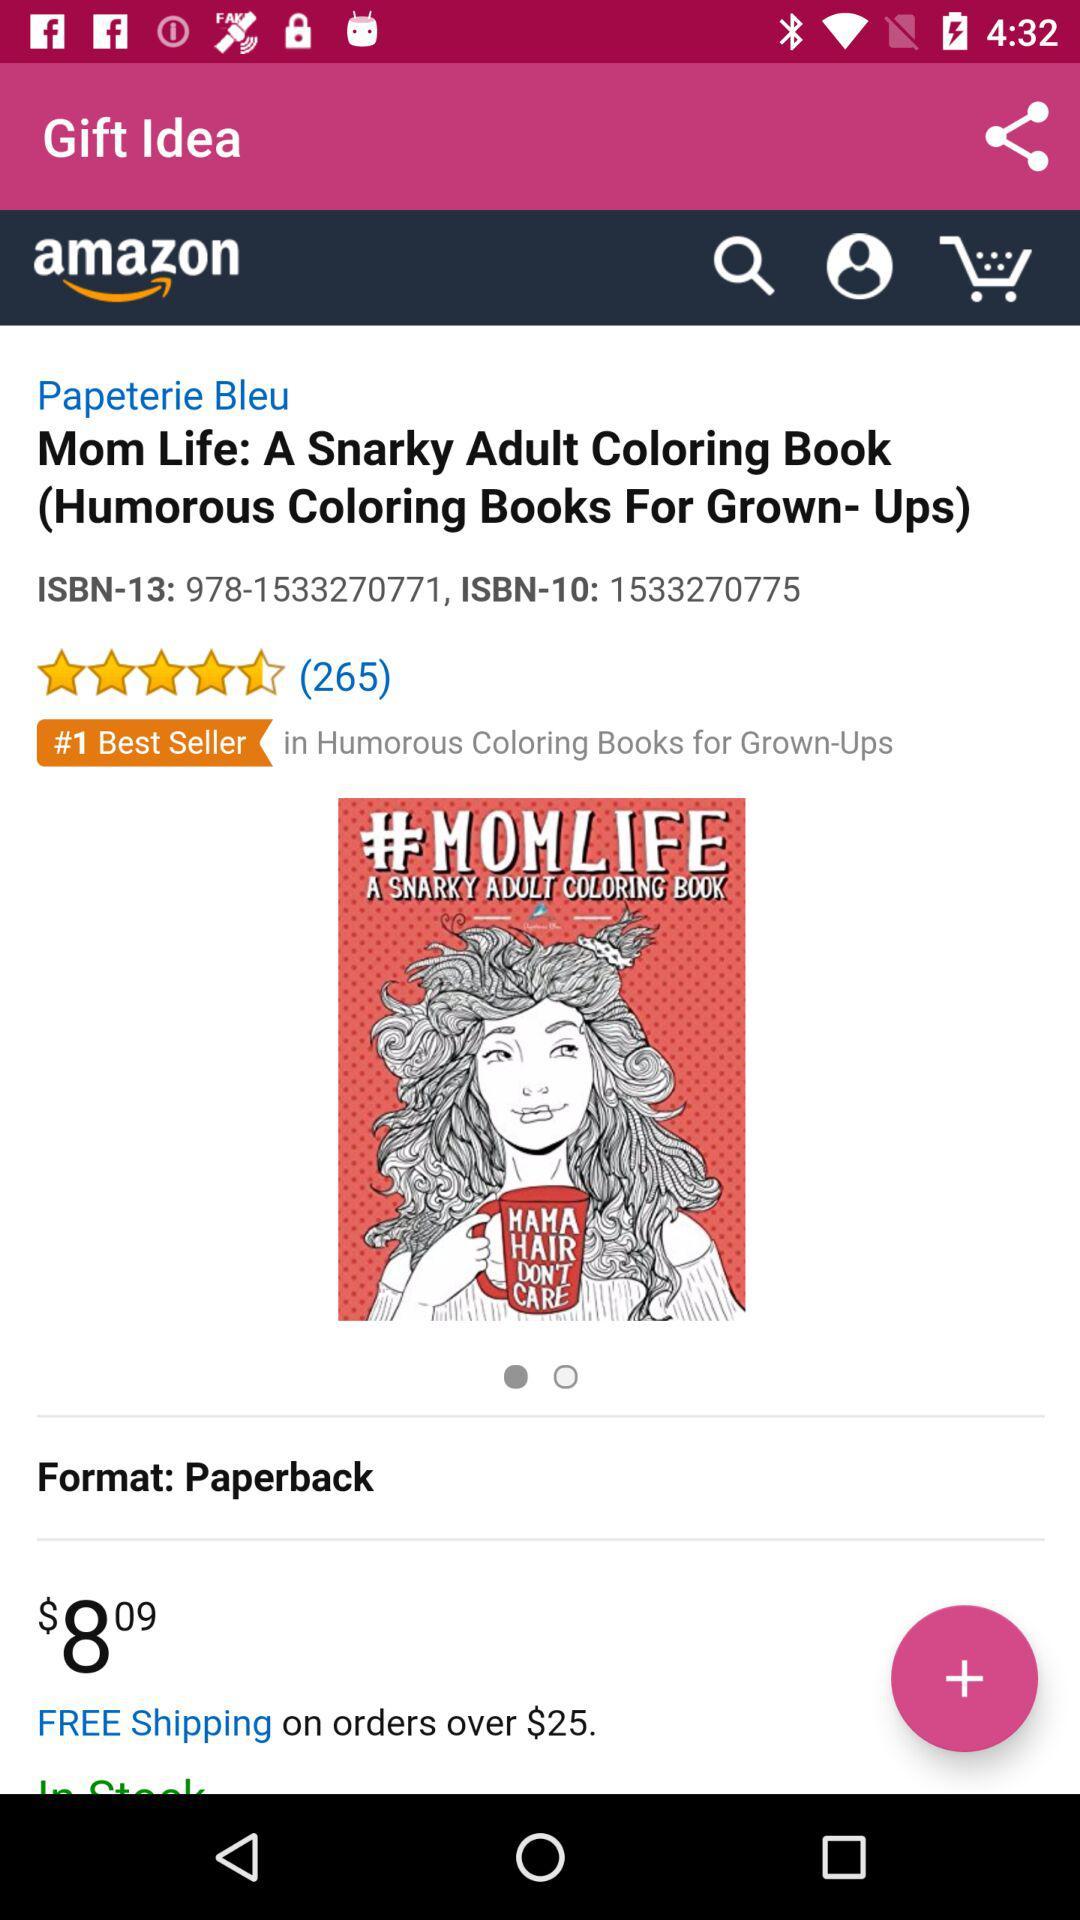 Image resolution: width=1080 pixels, height=1920 pixels. I want to click on increase, so click(963, 1678).